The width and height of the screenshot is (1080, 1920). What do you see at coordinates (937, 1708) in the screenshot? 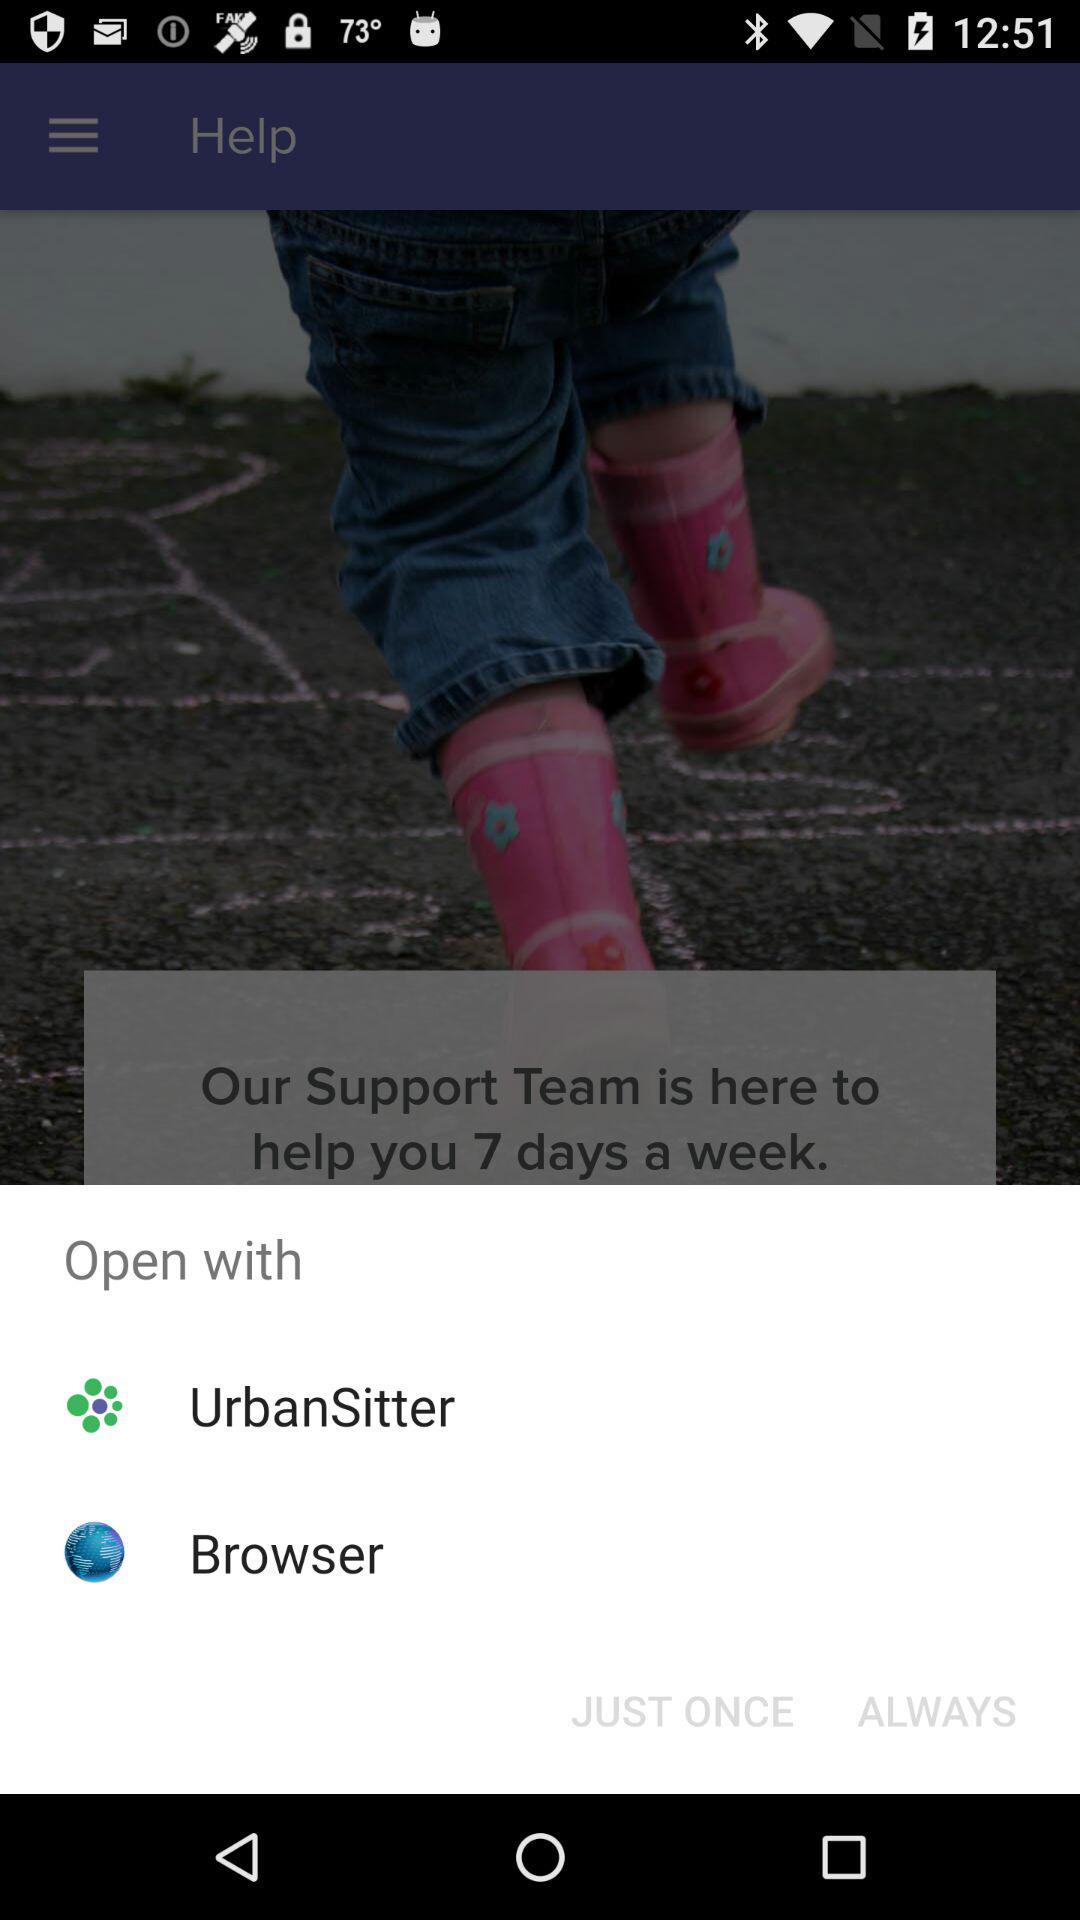
I see `always` at bounding box center [937, 1708].